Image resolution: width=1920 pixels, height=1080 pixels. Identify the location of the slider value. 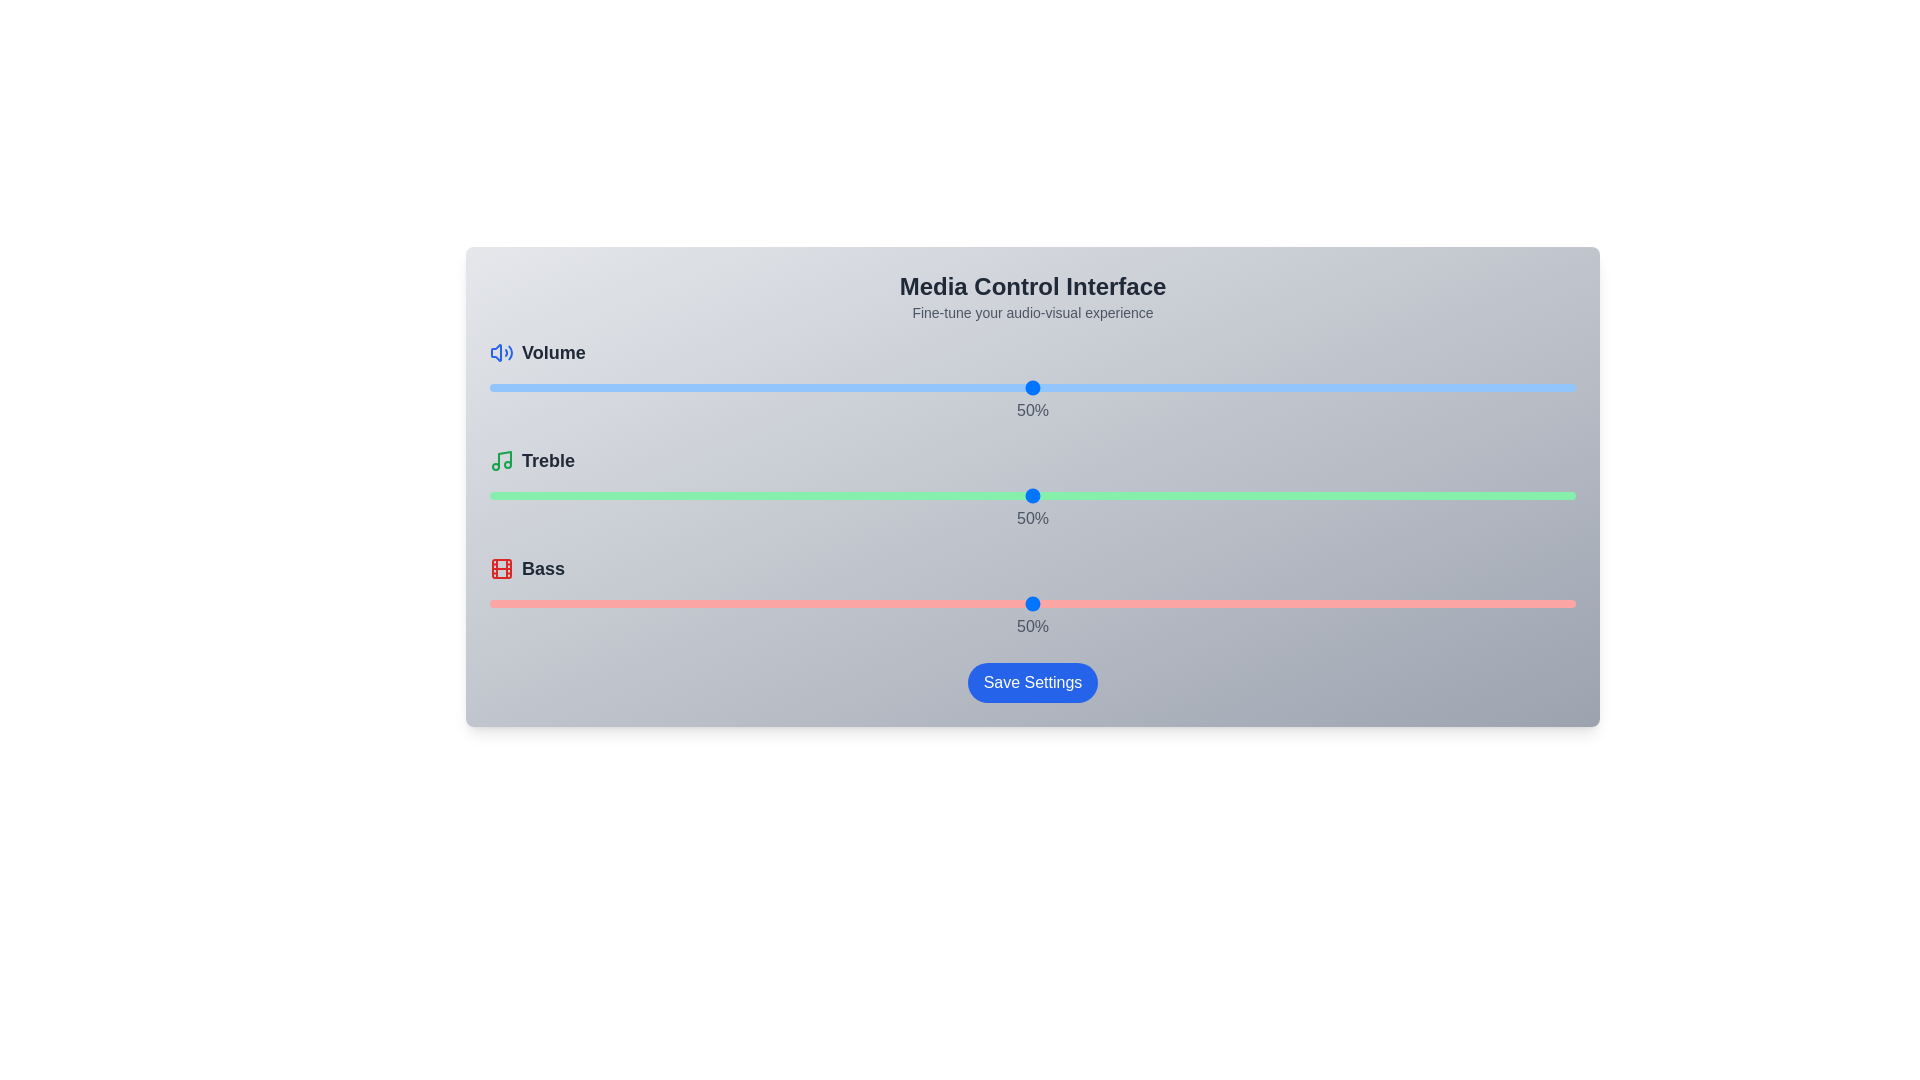
(1401, 495).